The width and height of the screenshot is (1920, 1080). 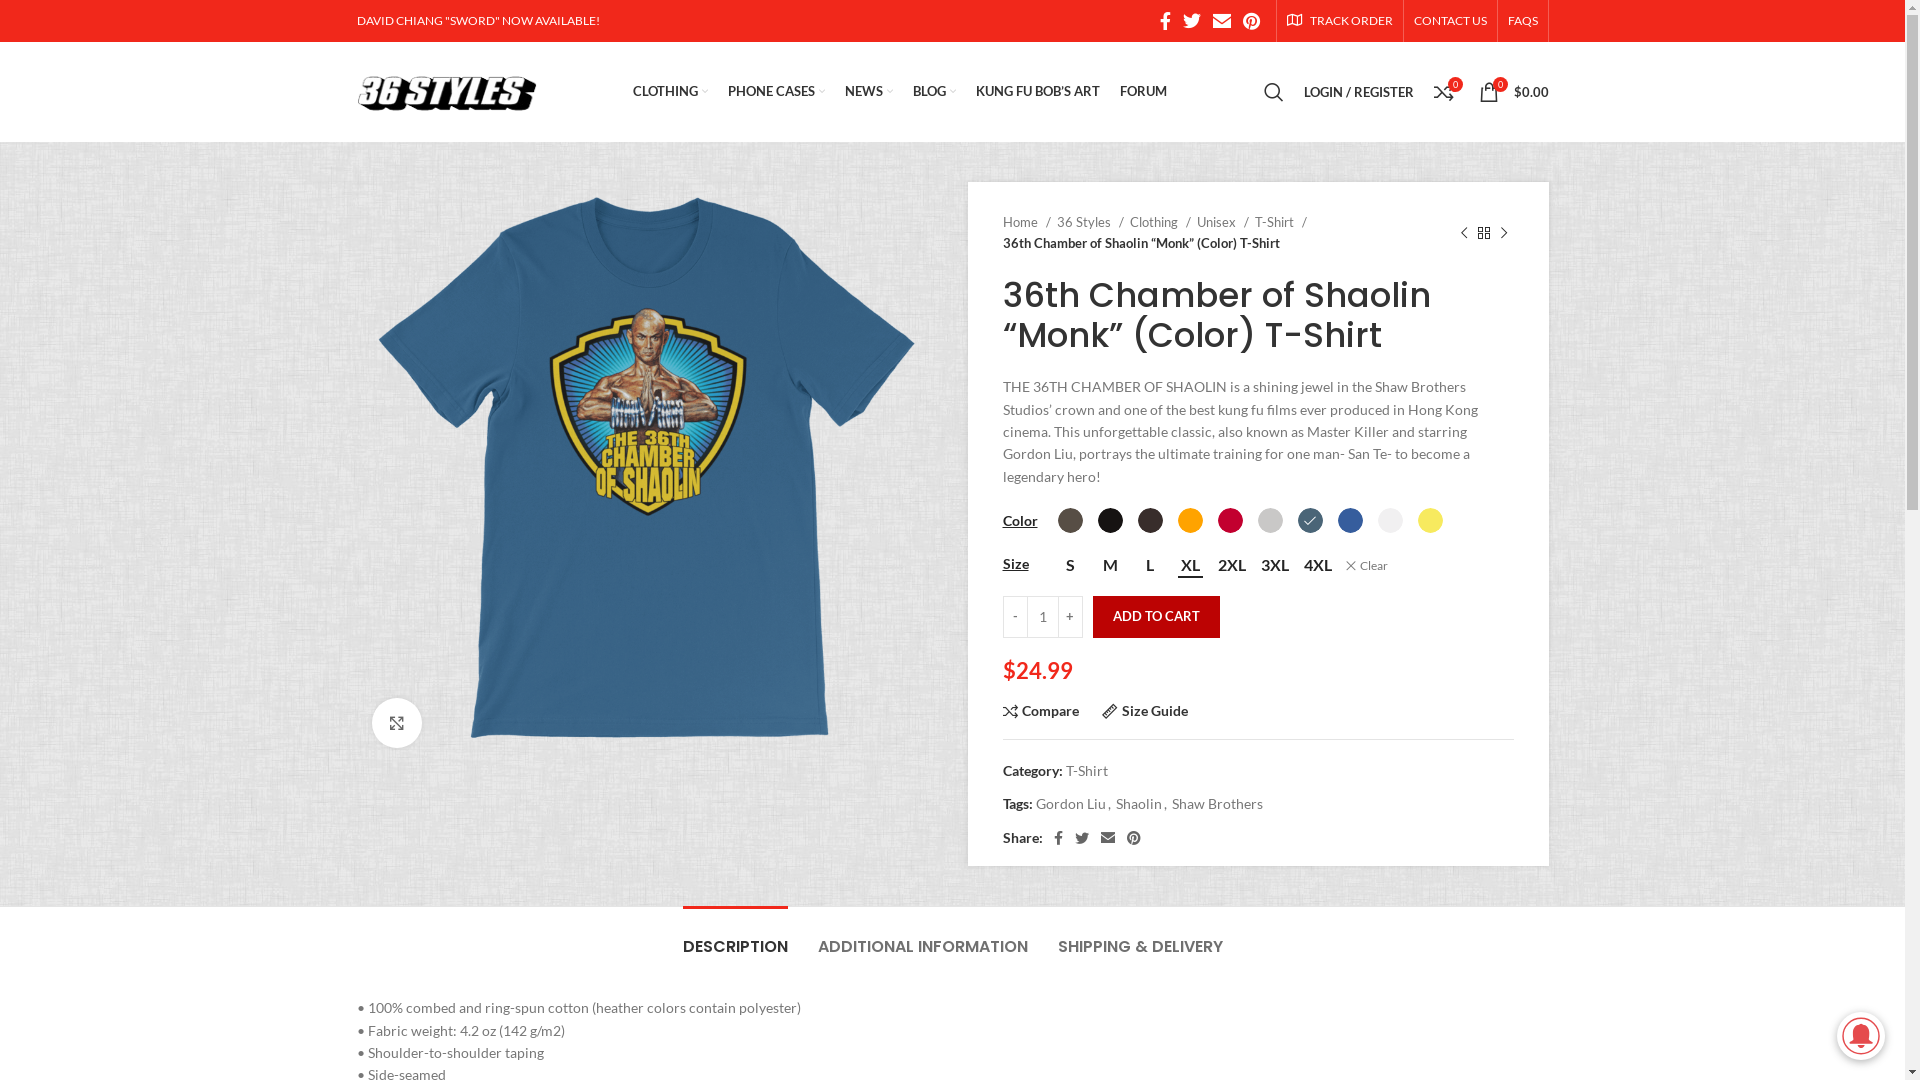 What do you see at coordinates (817, 936) in the screenshot?
I see `'ADDITIONAL INFORMATION'` at bounding box center [817, 936].